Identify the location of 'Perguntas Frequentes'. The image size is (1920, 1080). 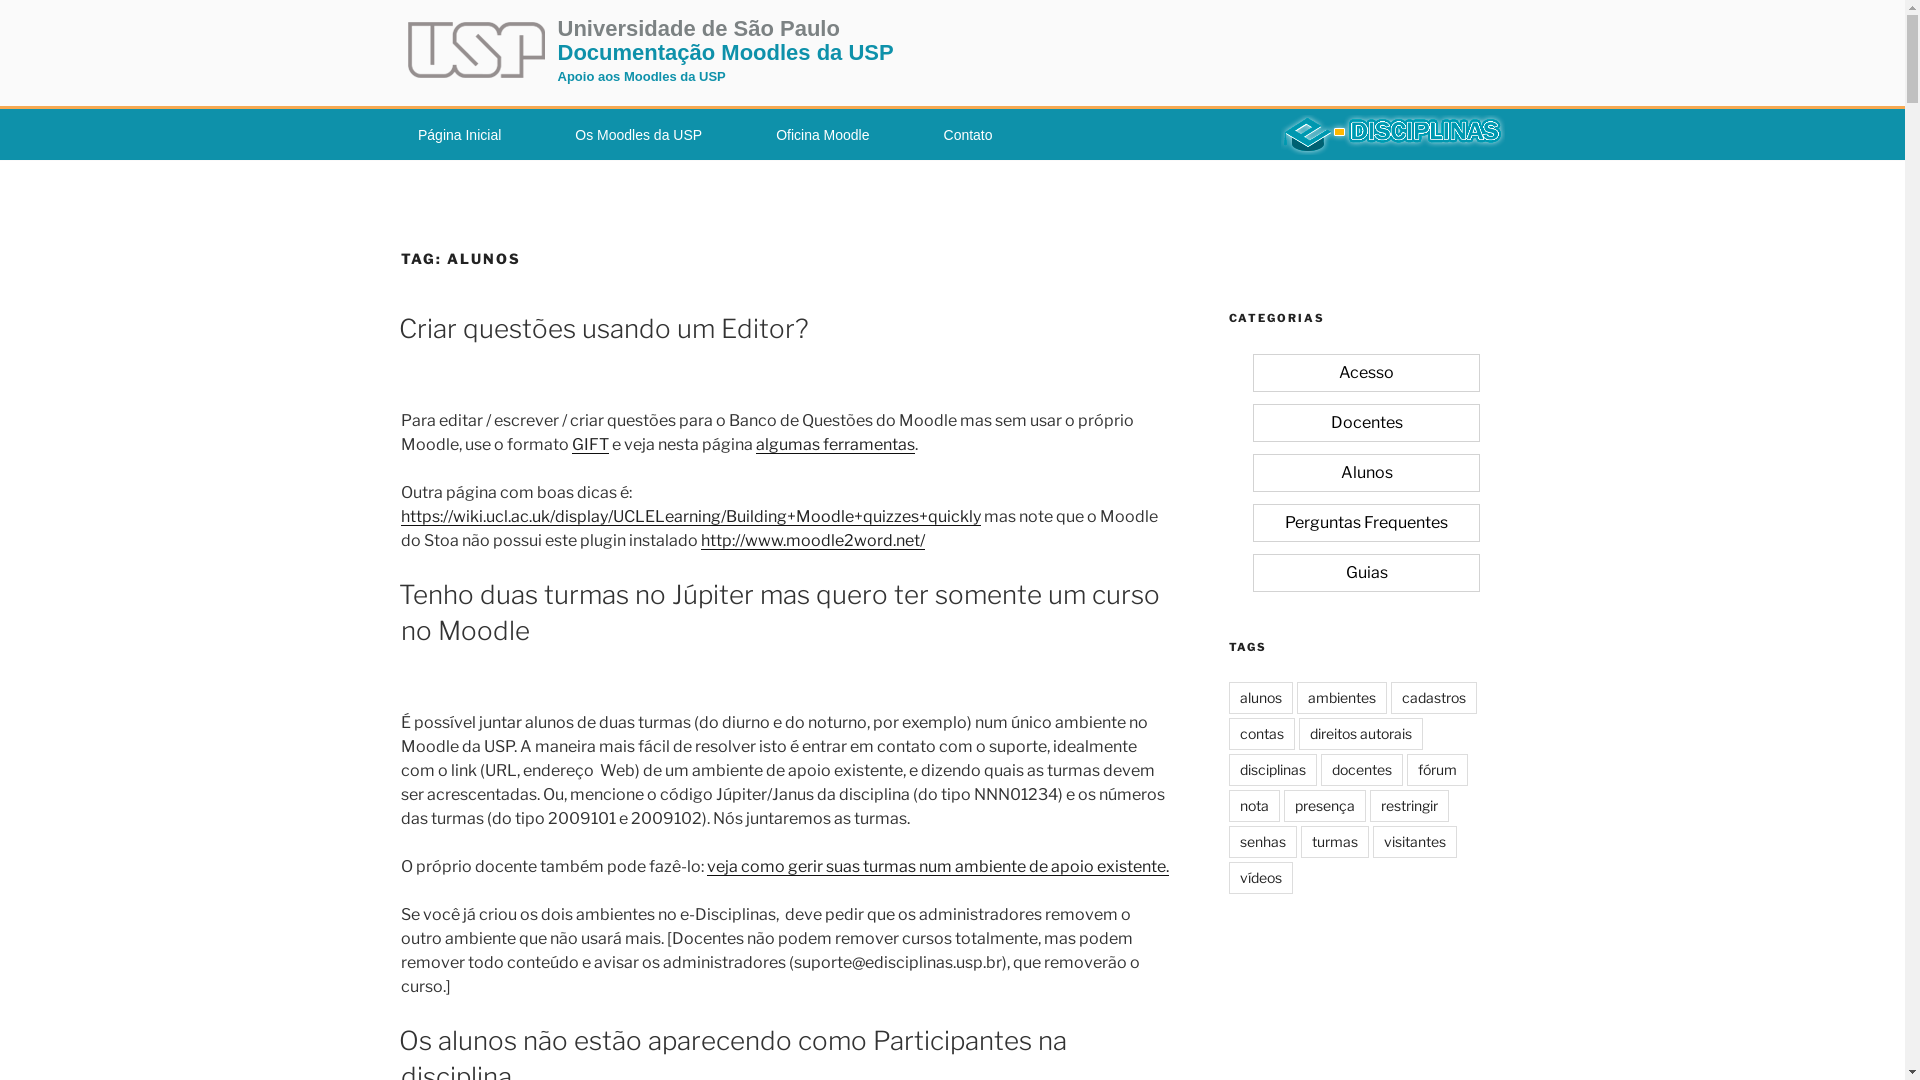
(1365, 522).